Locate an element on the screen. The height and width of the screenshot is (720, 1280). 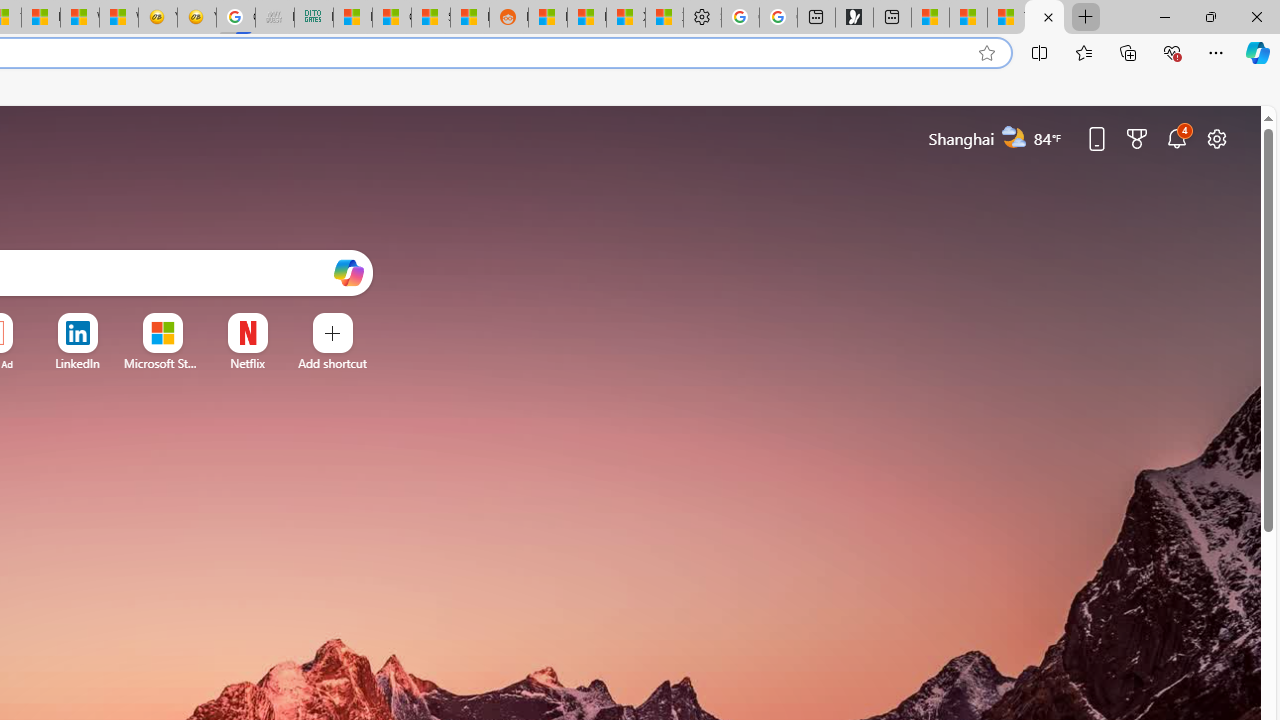
'Page settings' is located at coordinates (1215, 137).